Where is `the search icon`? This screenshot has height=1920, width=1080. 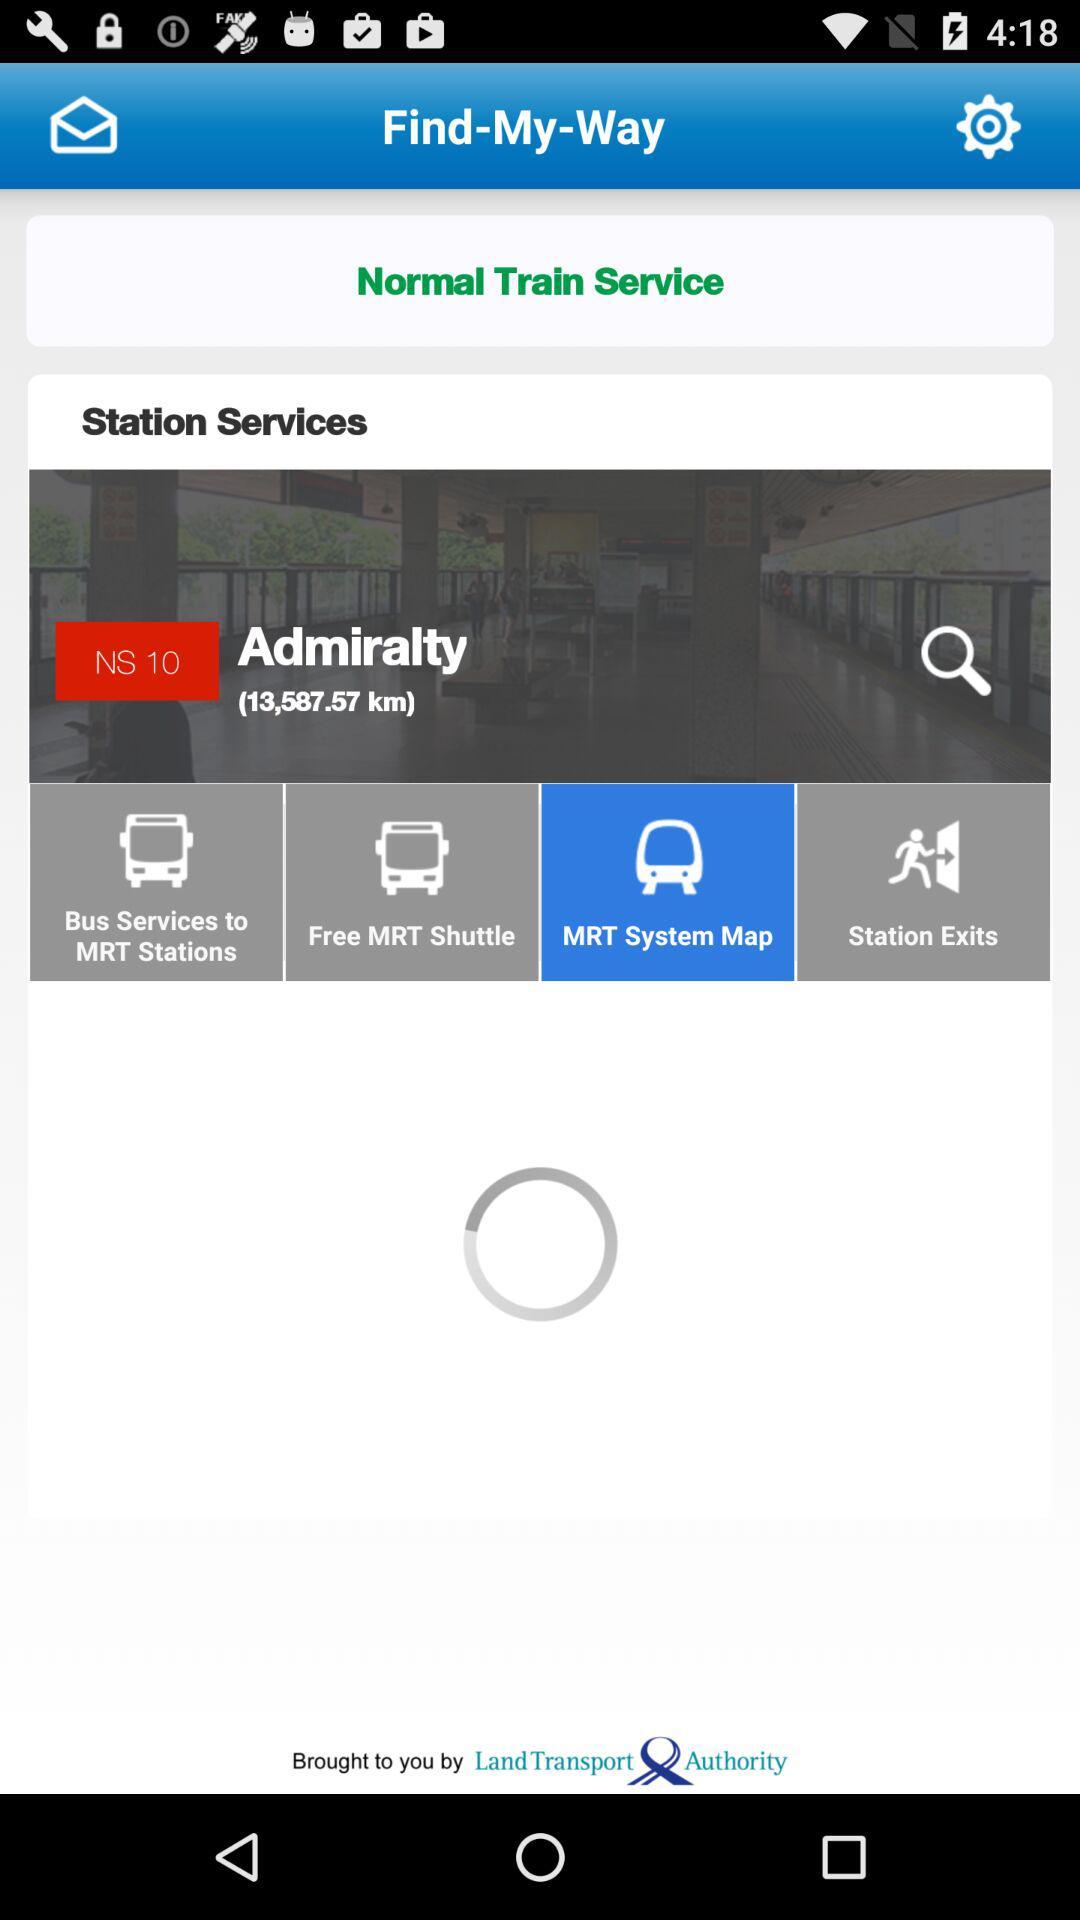 the search icon is located at coordinates (954, 707).